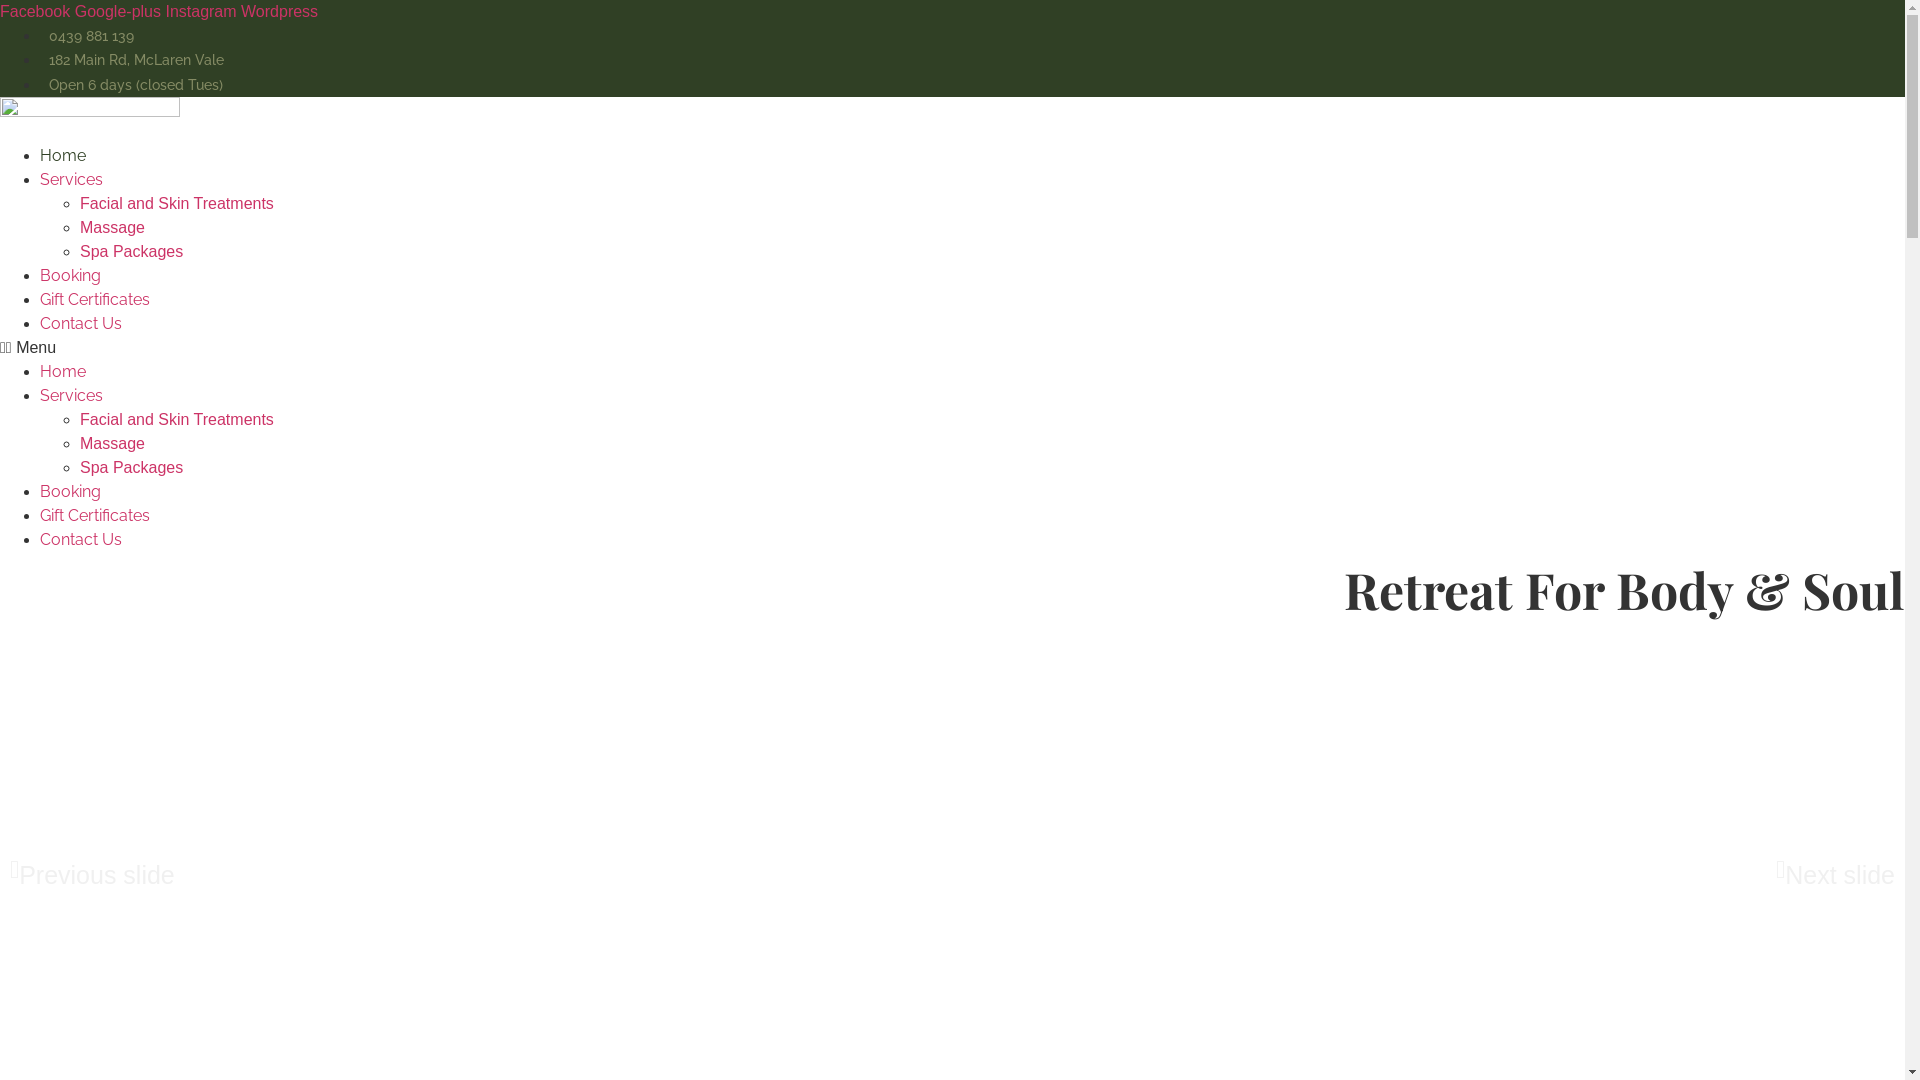 This screenshot has width=1920, height=1080. What do you see at coordinates (0, 11) in the screenshot?
I see `'Facebook'` at bounding box center [0, 11].